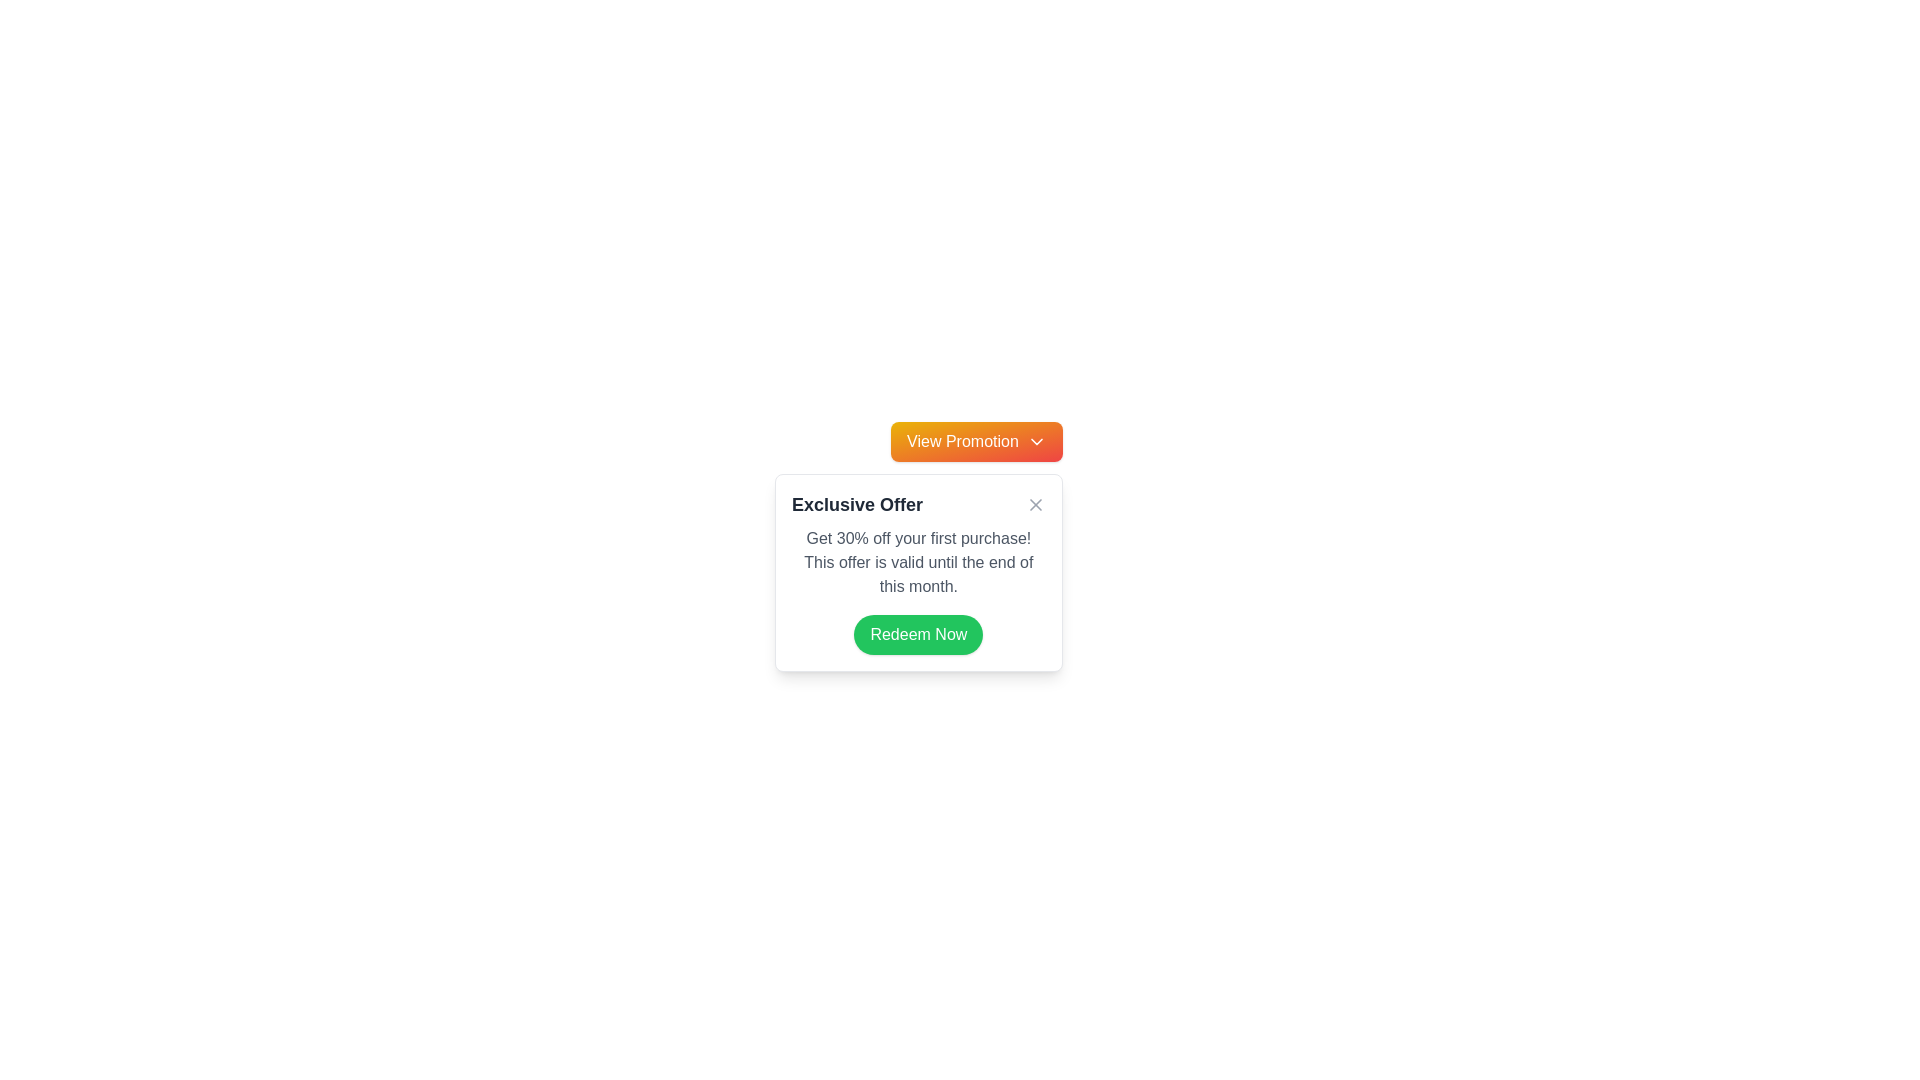 Image resolution: width=1920 pixels, height=1080 pixels. Describe the element at coordinates (1035, 504) in the screenshot. I see `the cross (×) icon in the top-right corner of the pop-up box, which is used for closing the window or removing an element` at that location.